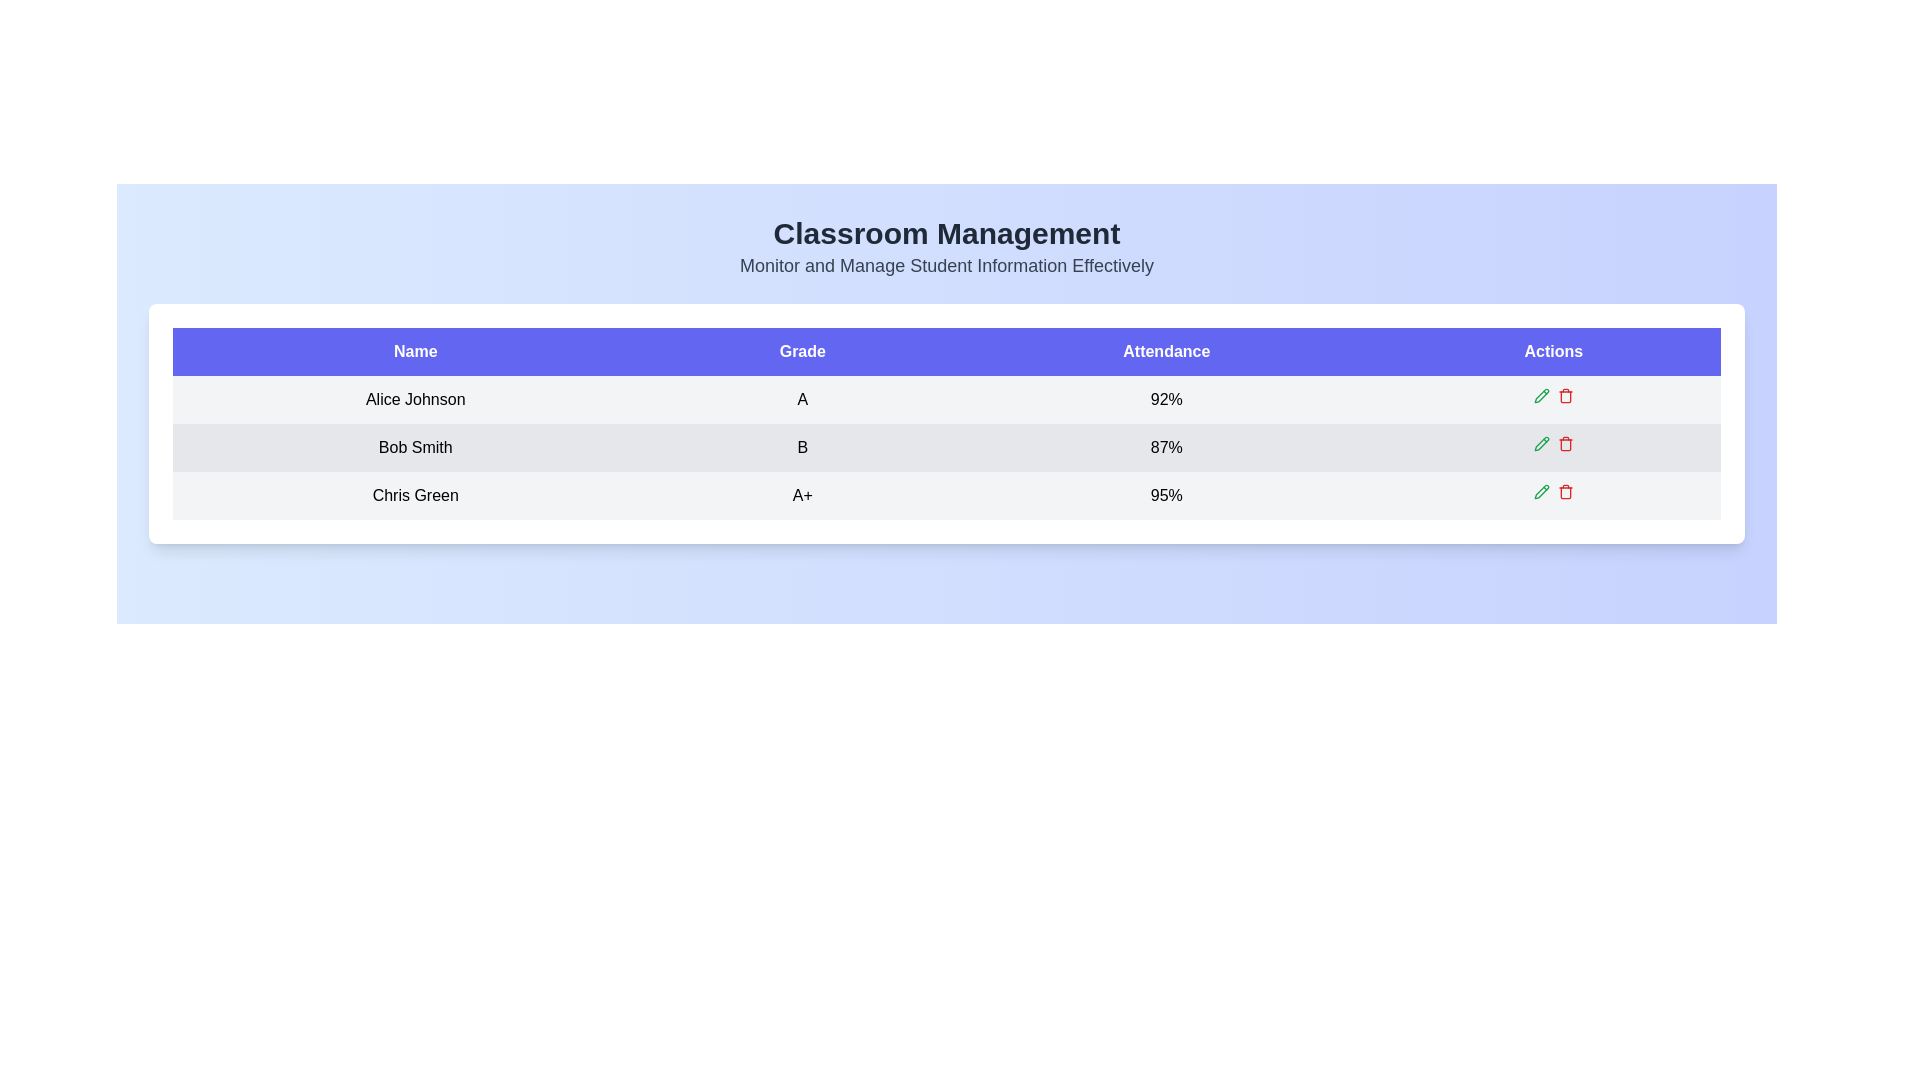 This screenshot has height=1080, width=1920. What do you see at coordinates (414, 400) in the screenshot?
I see `the text label that identifies the name of a student or user, located in the first row and first column of the table under the 'Name' header` at bounding box center [414, 400].